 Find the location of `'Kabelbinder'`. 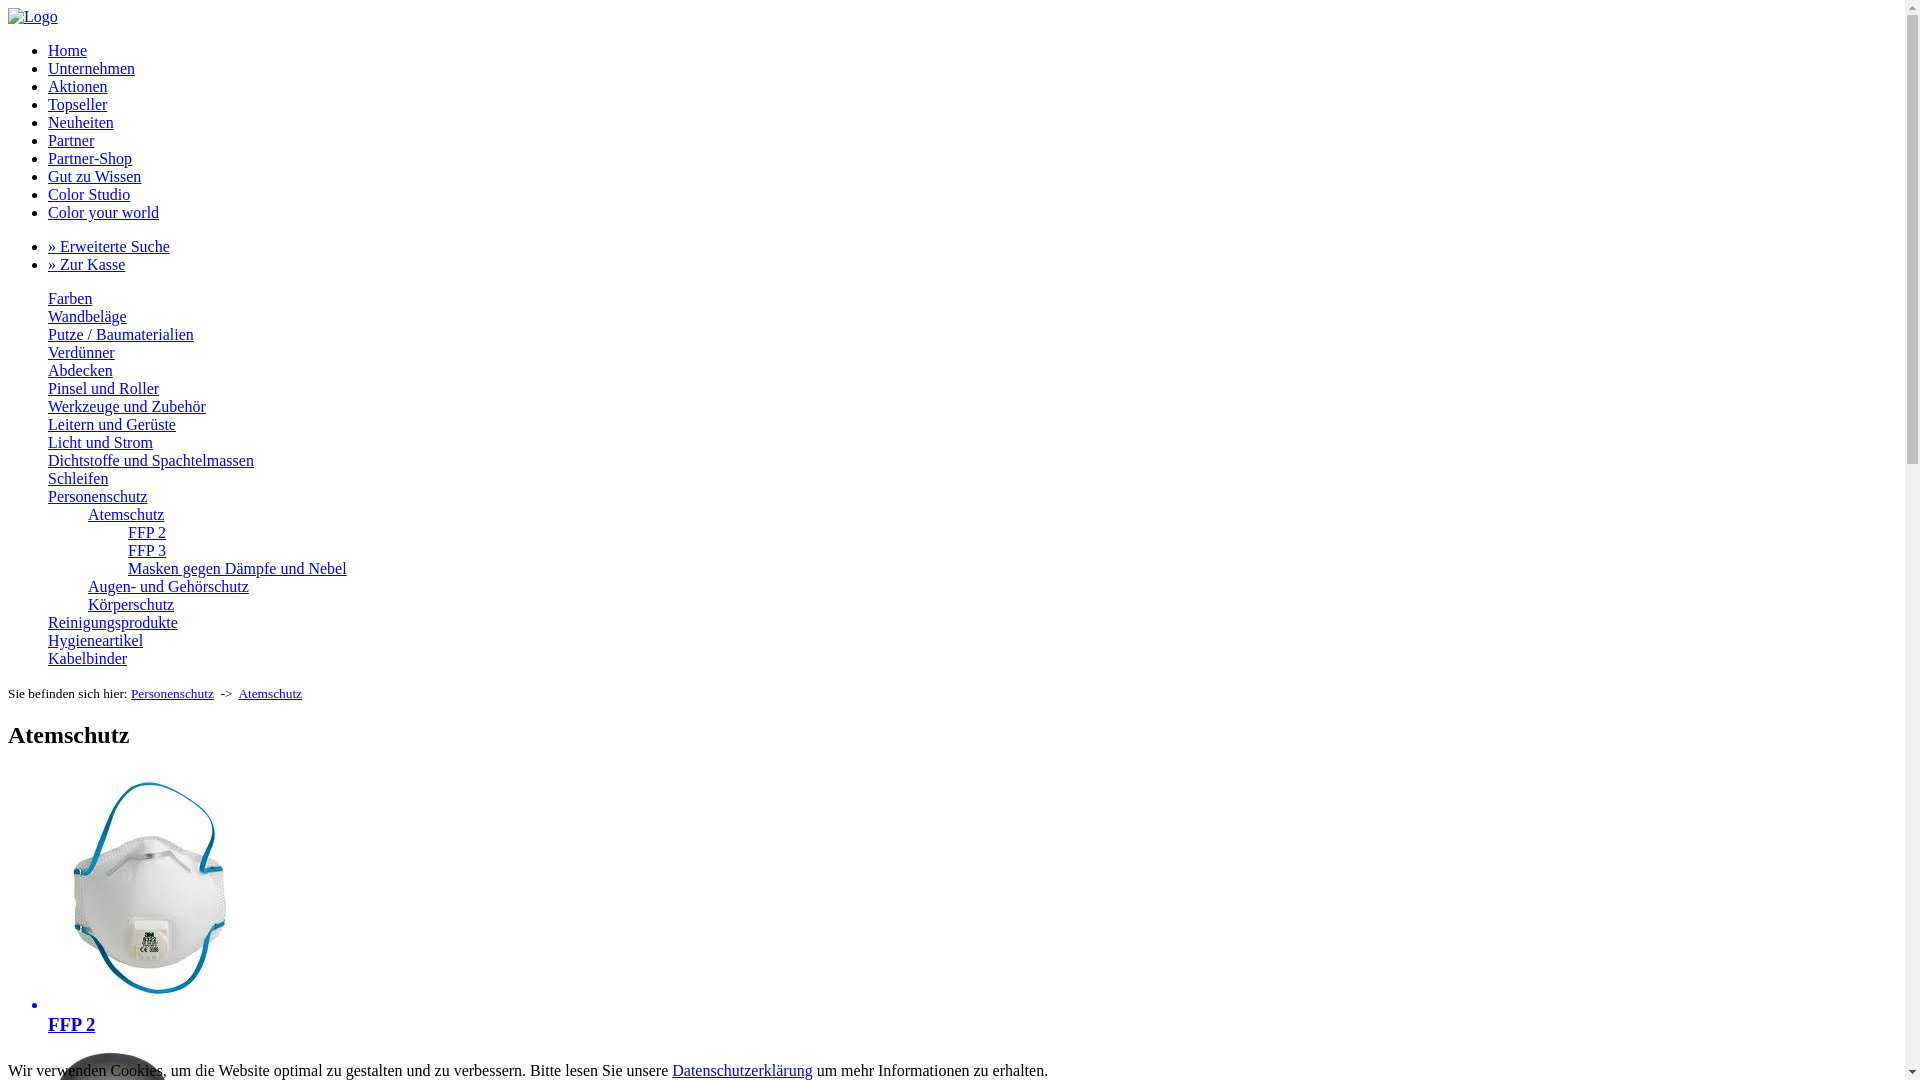

'Kabelbinder' is located at coordinates (86, 658).